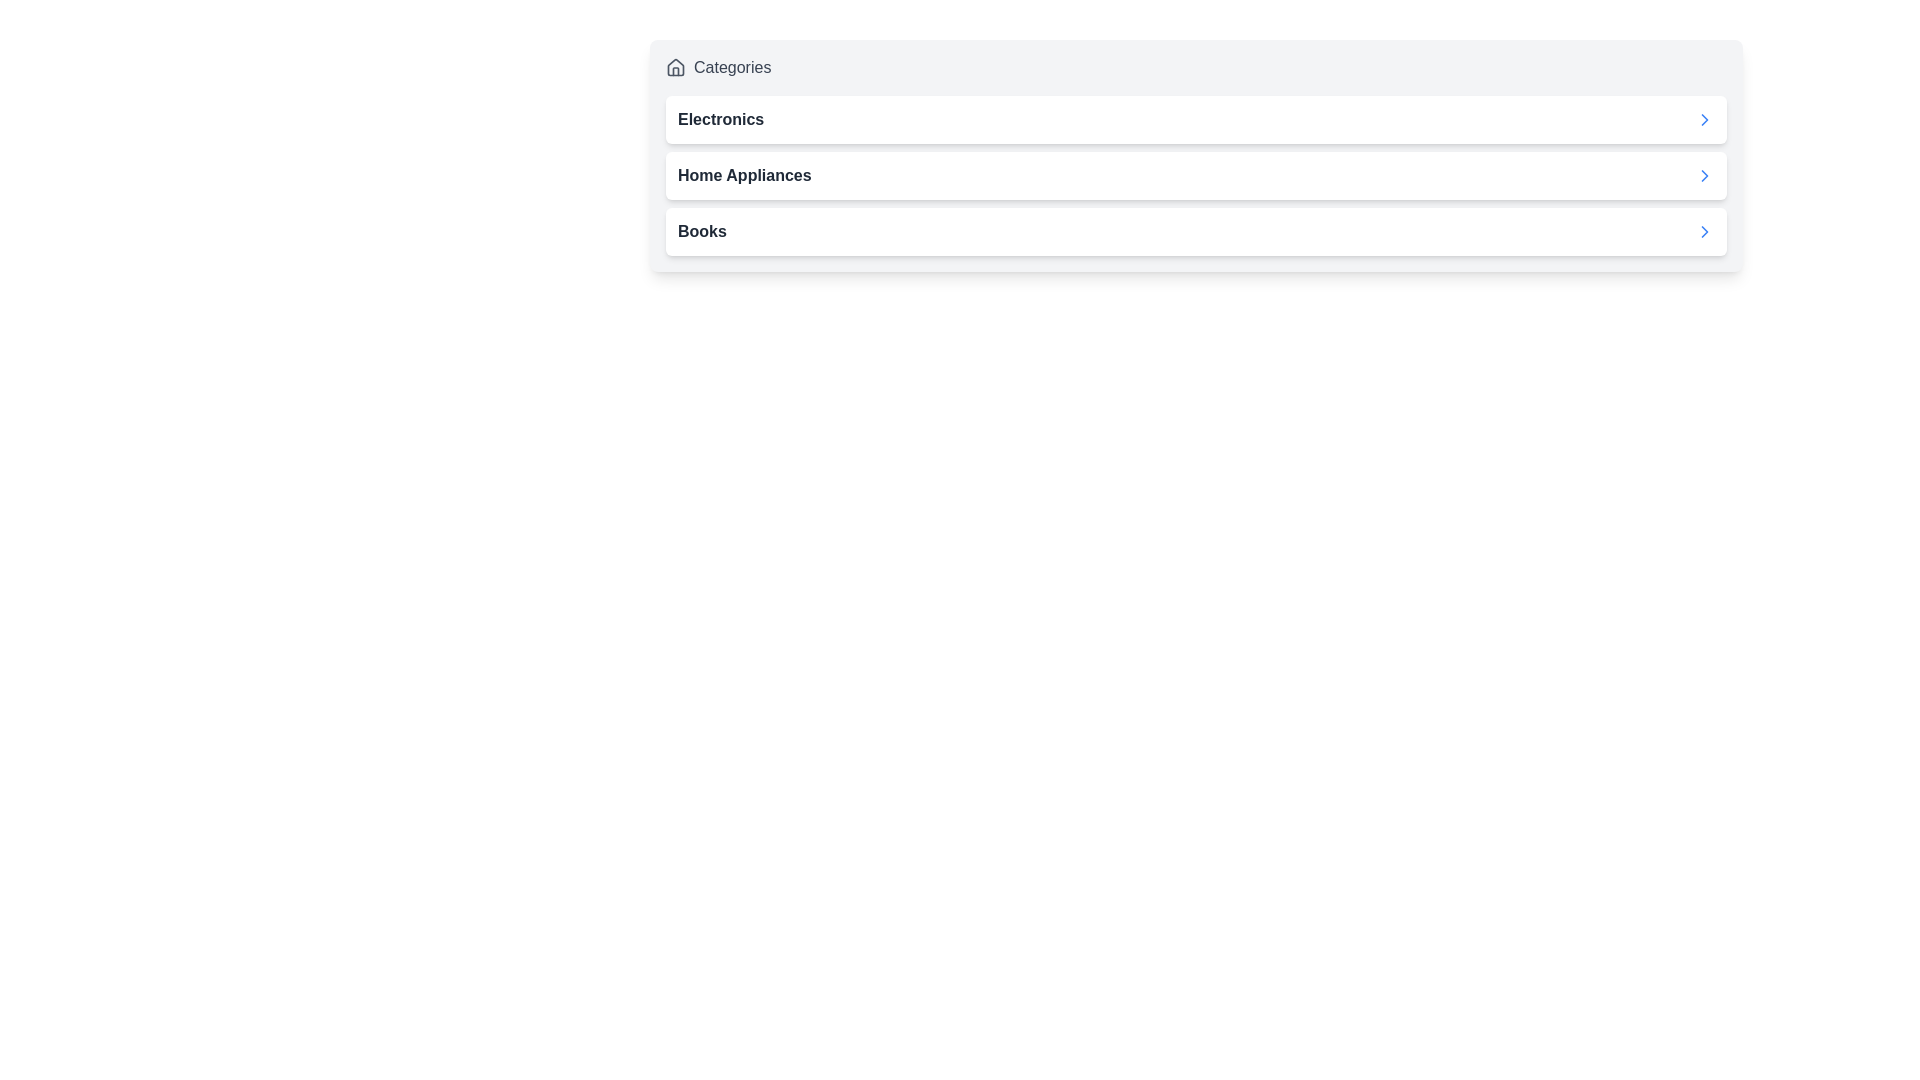 The width and height of the screenshot is (1920, 1080). Describe the element at coordinates (1703, 119) in the screenshot. I see `the chevron icon located at the right edge of the 'Electronics' list item` at that location.